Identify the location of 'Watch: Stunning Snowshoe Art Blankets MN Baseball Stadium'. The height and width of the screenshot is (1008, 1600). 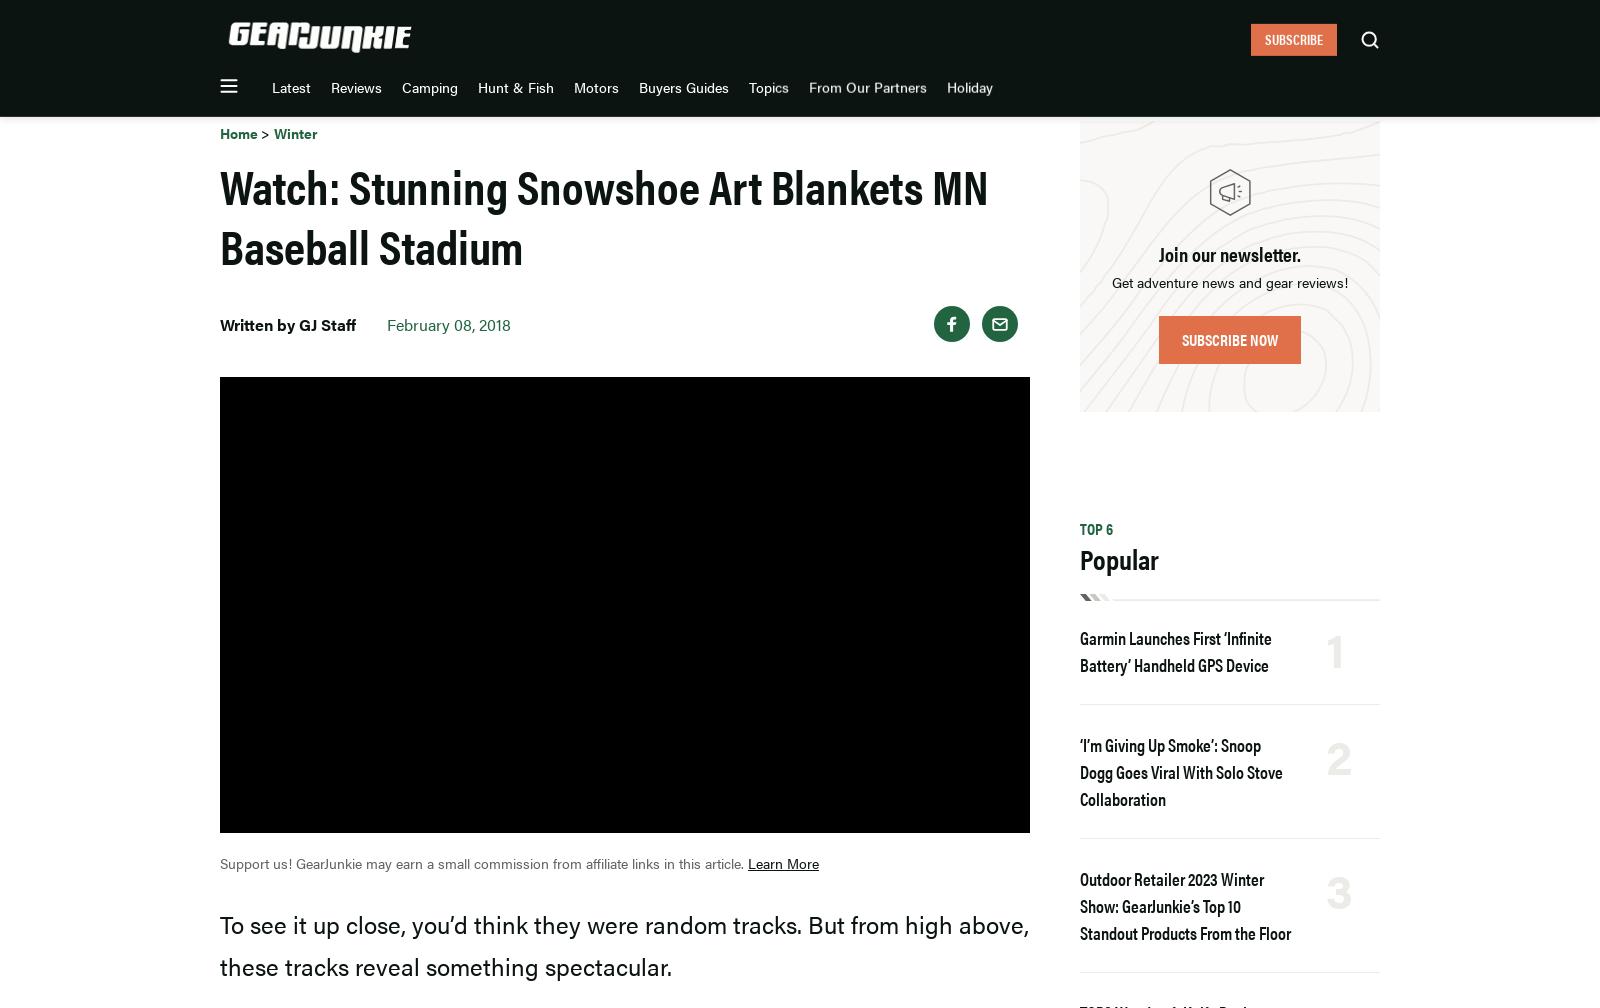
(604, 215).